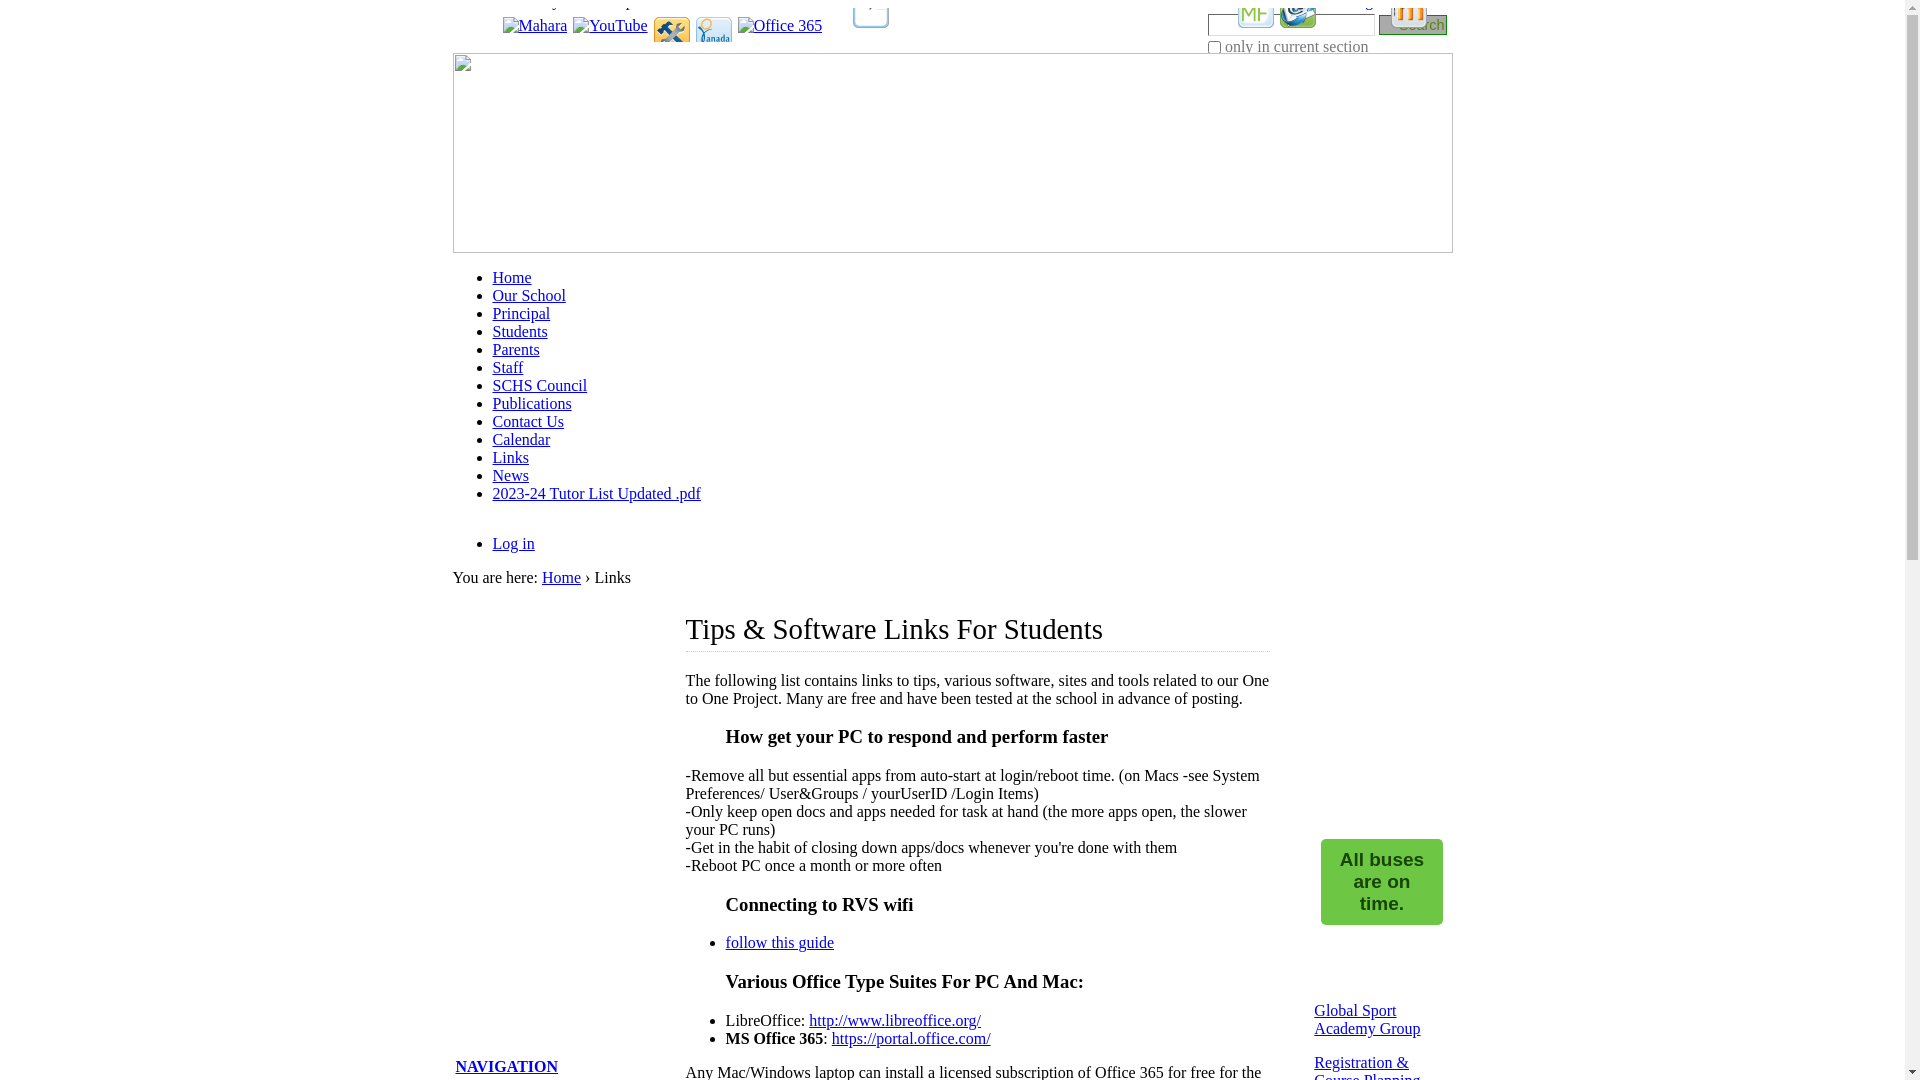 The width and height of the screenshot is (1920, 1080). Describe the element at coordinates (779, 25) in the screenshot. I see `'Office 365'` at that location.